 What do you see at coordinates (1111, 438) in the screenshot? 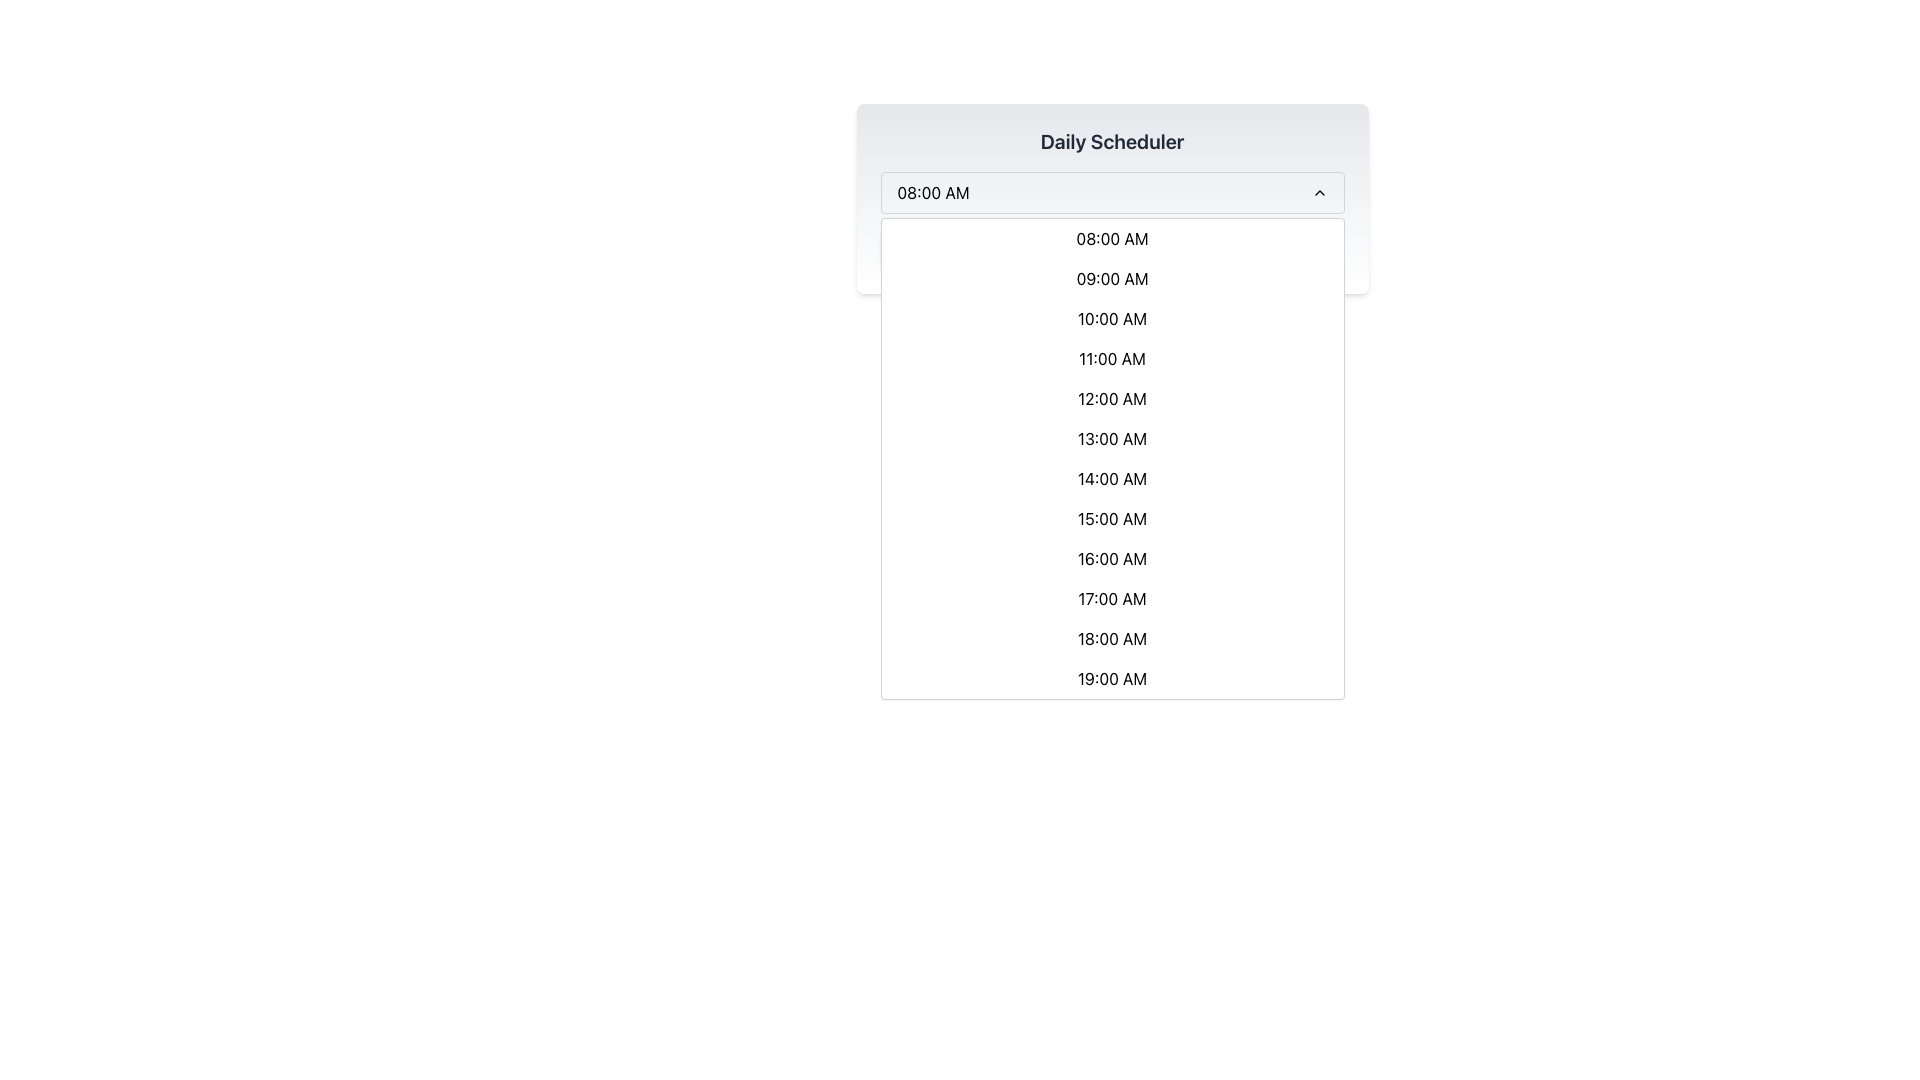
I see `the selectable dropdown menu item labeled '13:00 AM'` at bounding box center [1111, 438].